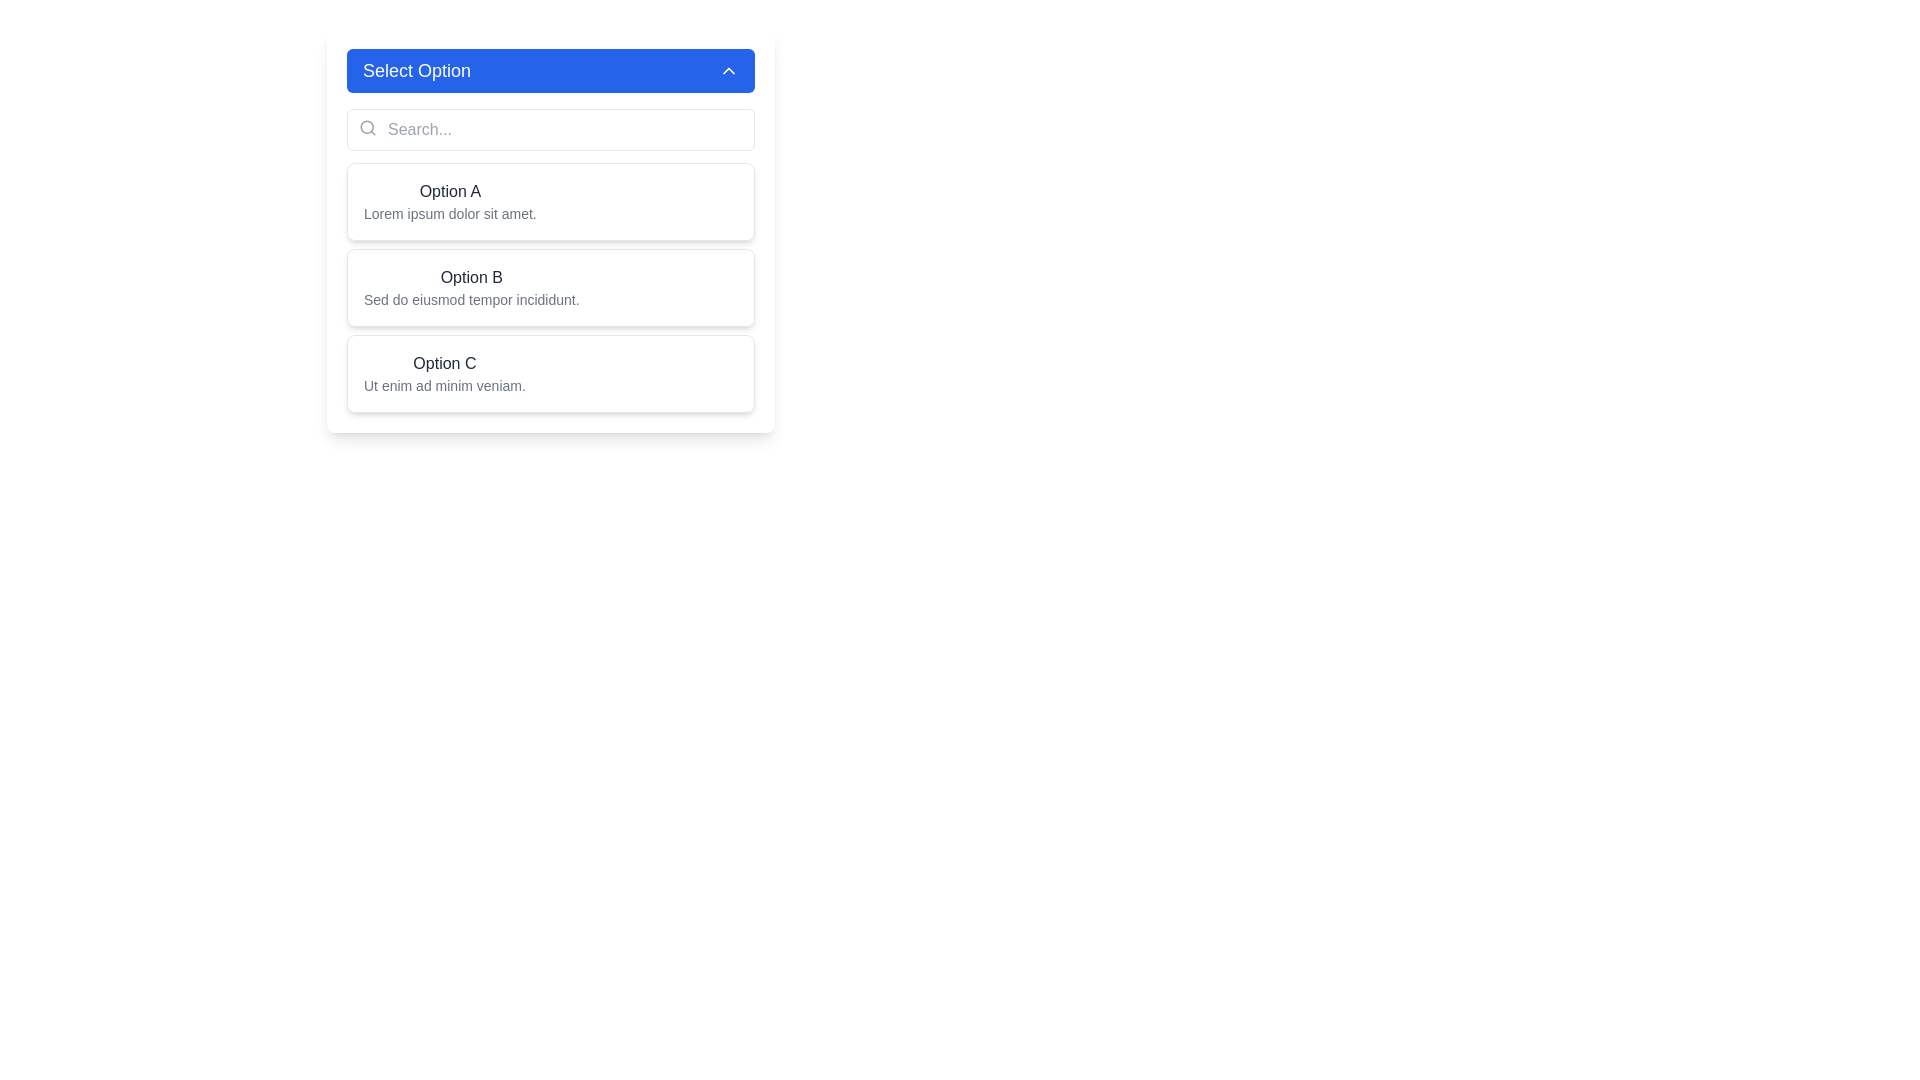 The height and width of the screenshot is (1080, 1920). I want to click on the first selectable list item labeled 'Option A', so click(551, 201).